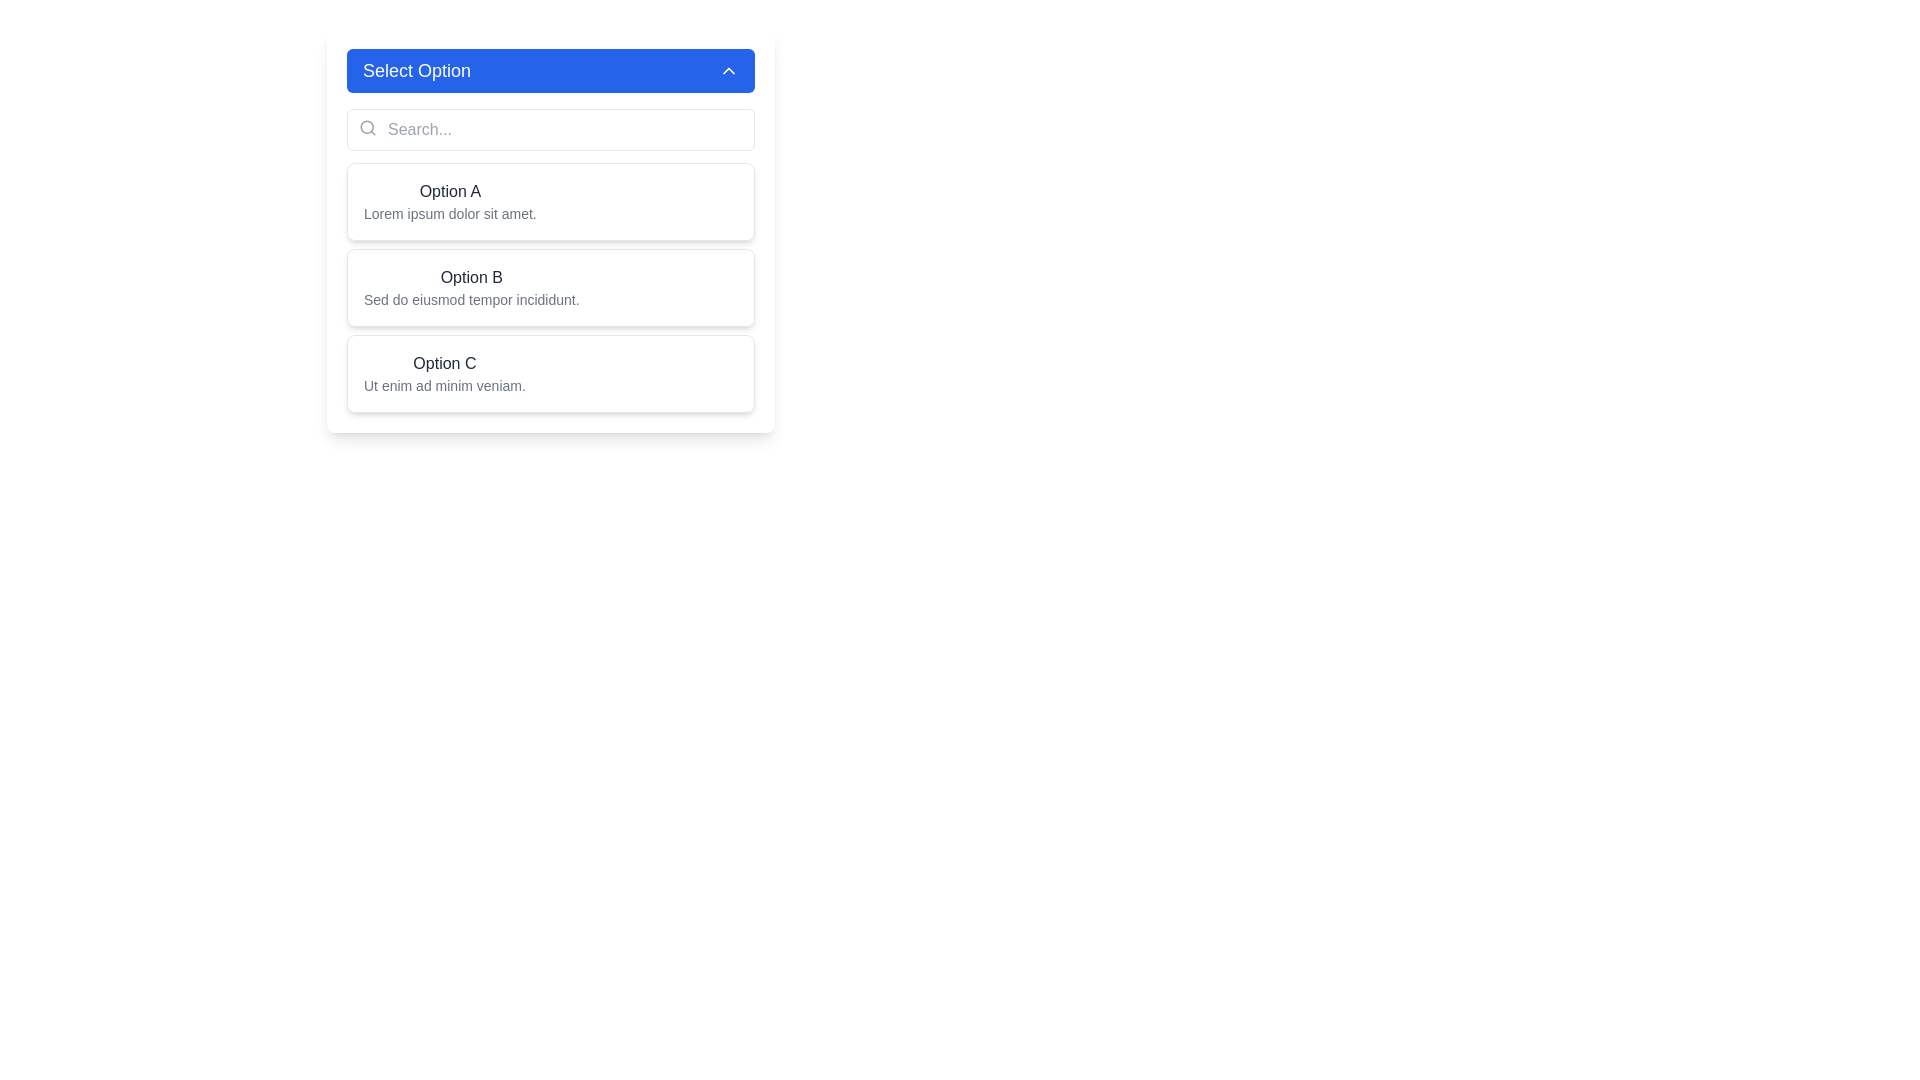 The height and width of the screenshot is (1080, 1920). I want to click on the first selectable list item labeled 'Option A', so click(551, 201).